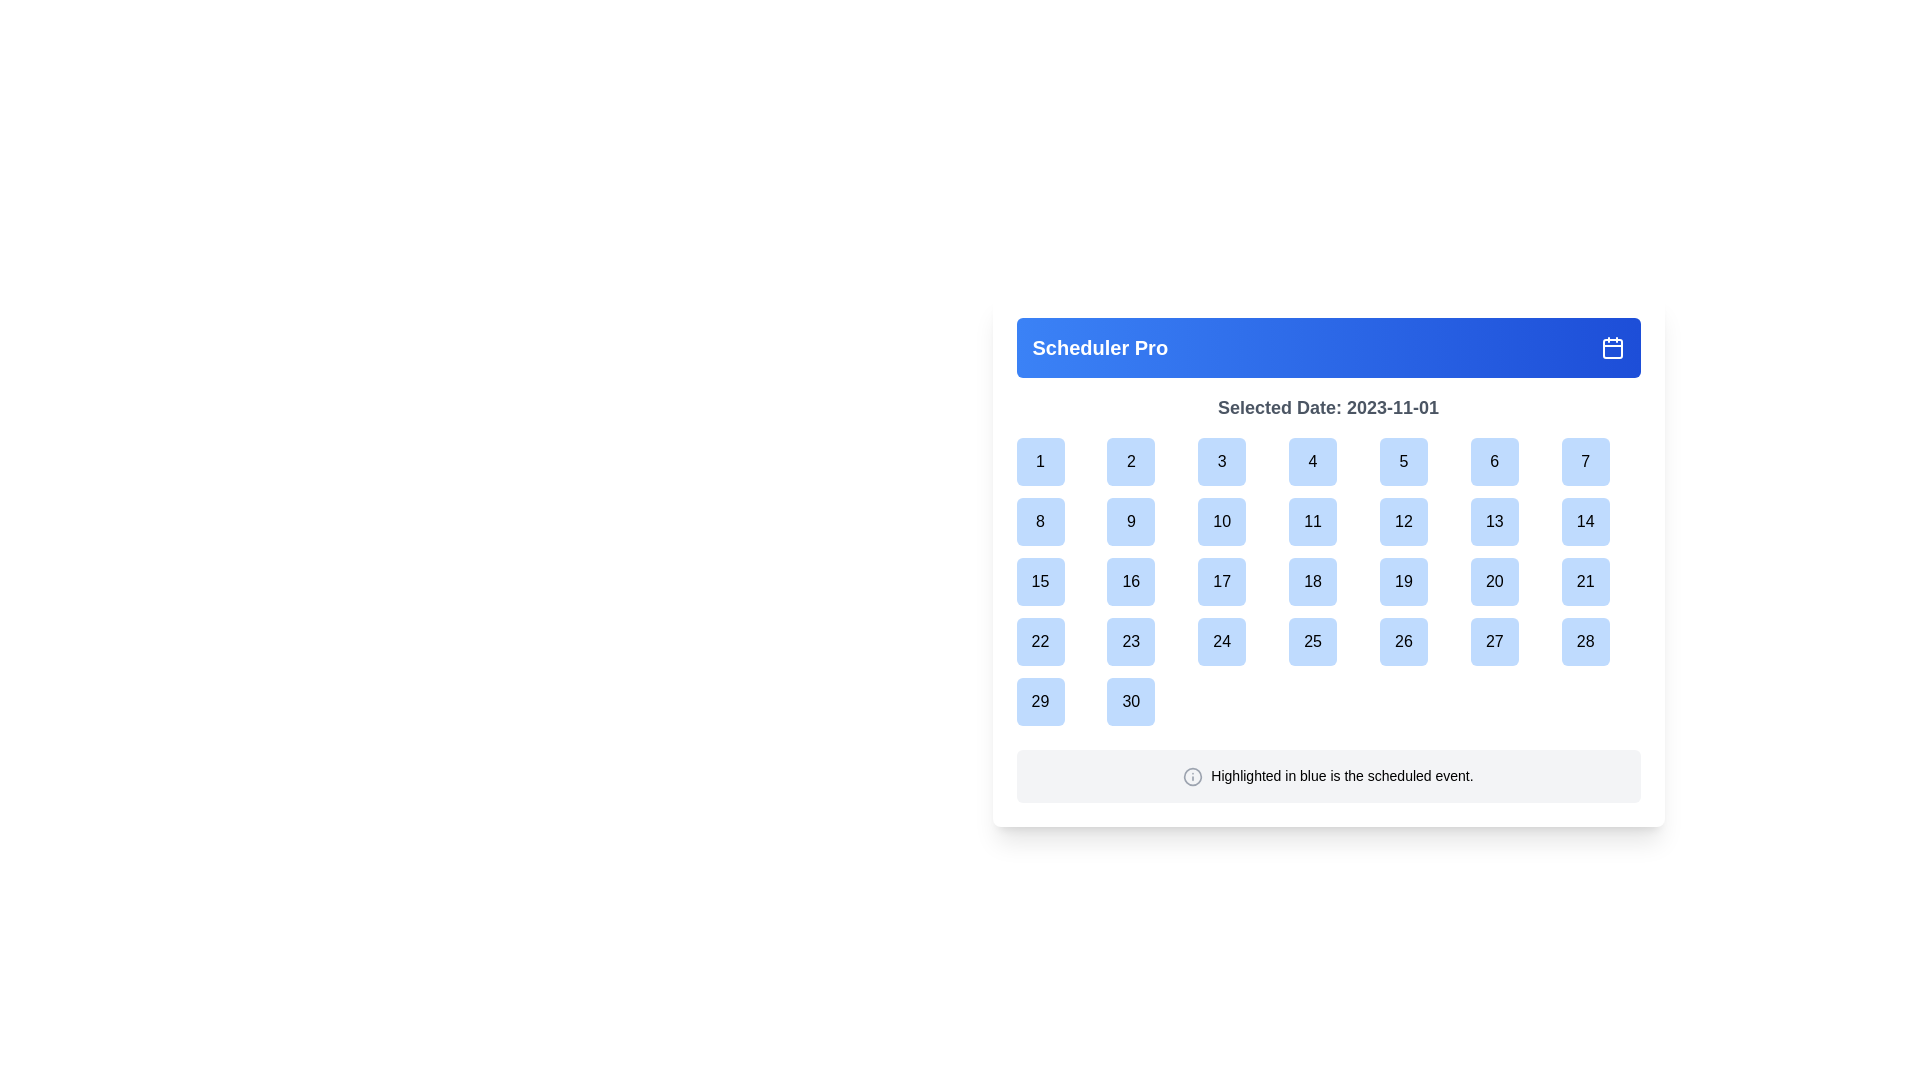 The image size is (1920, 1080). I want to click on the tooltip providing additional information about the calendar date '23', located centrally below the date cell in the calendar grid, so click(1149, 681).